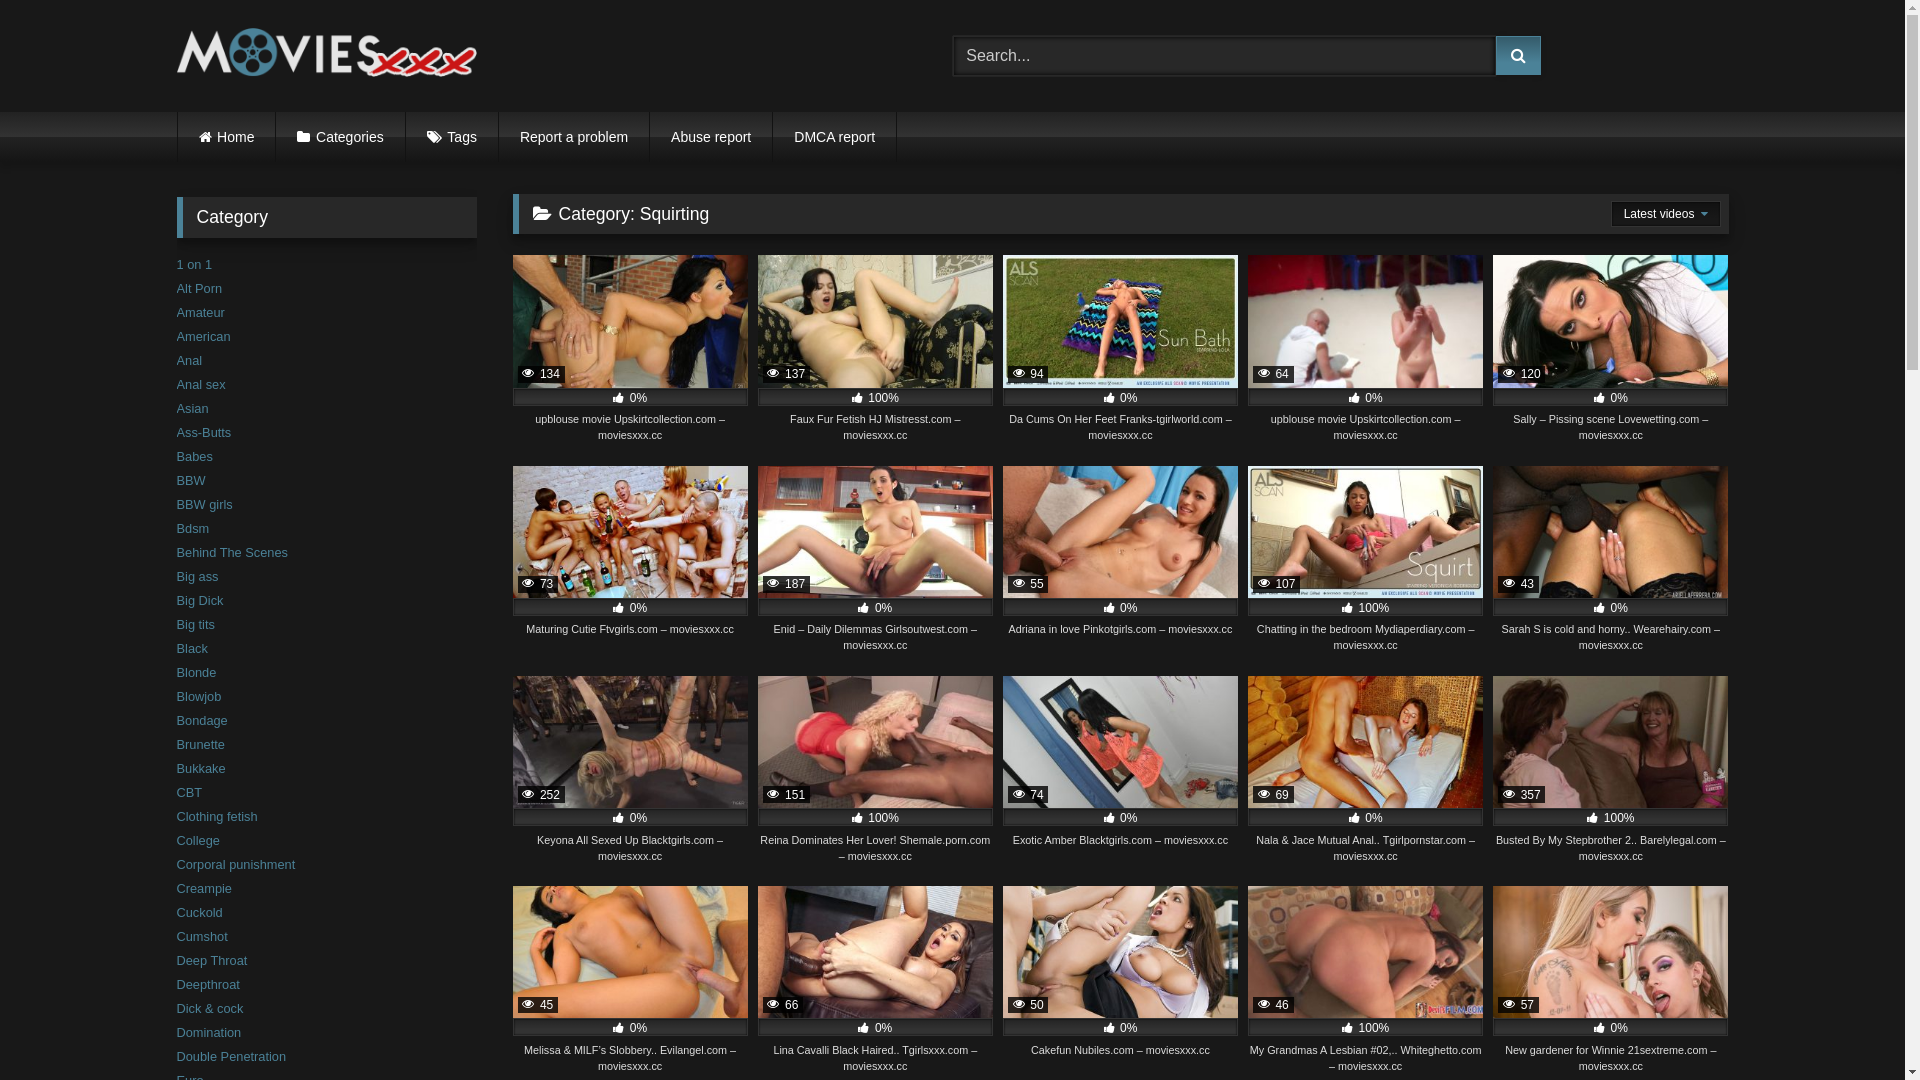 The width and height of the screenshot is (1920, 1080). Describe the element at coordinates (710, 136) in the screenshot. I see `'Abuse report'` at that location.